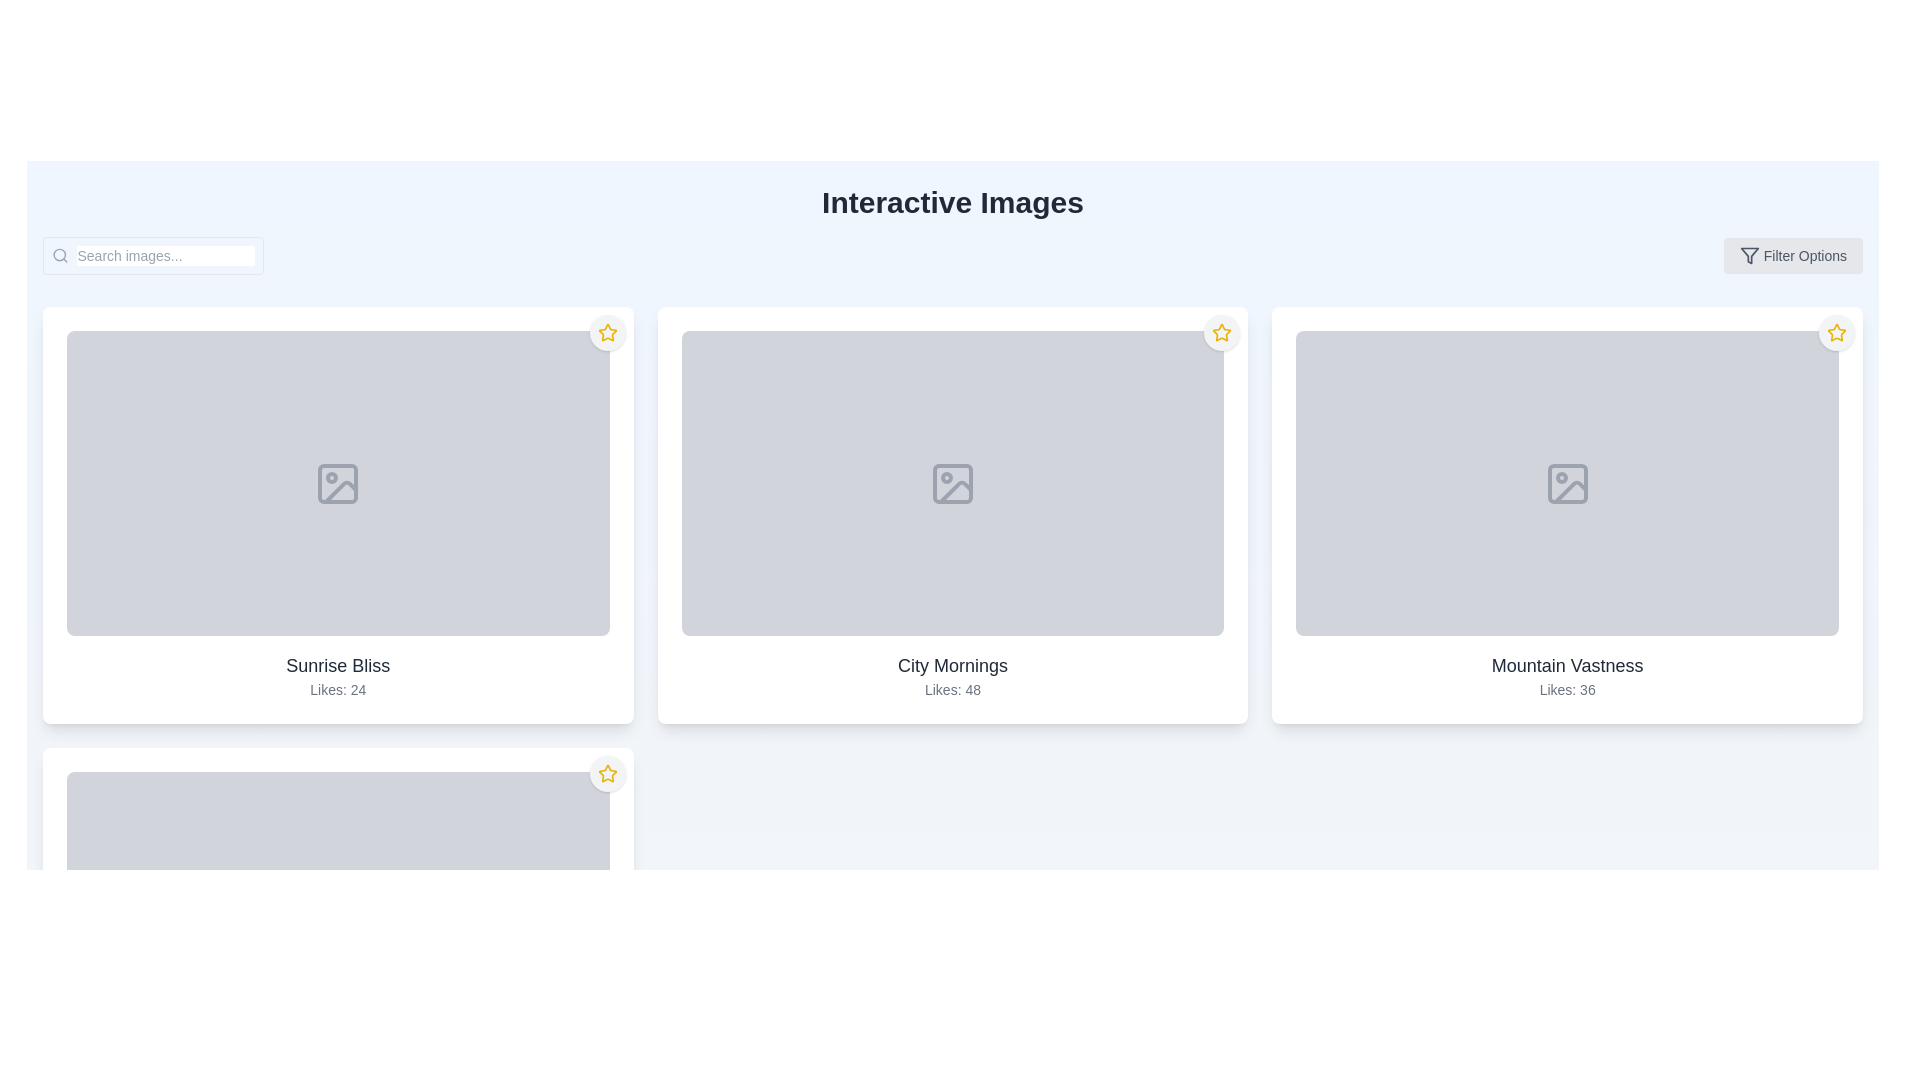 The width and height of the screenshot is (1920, 1080). I want to click on the filter options button located at the top-right corner of the interface, so click(1793, 254).